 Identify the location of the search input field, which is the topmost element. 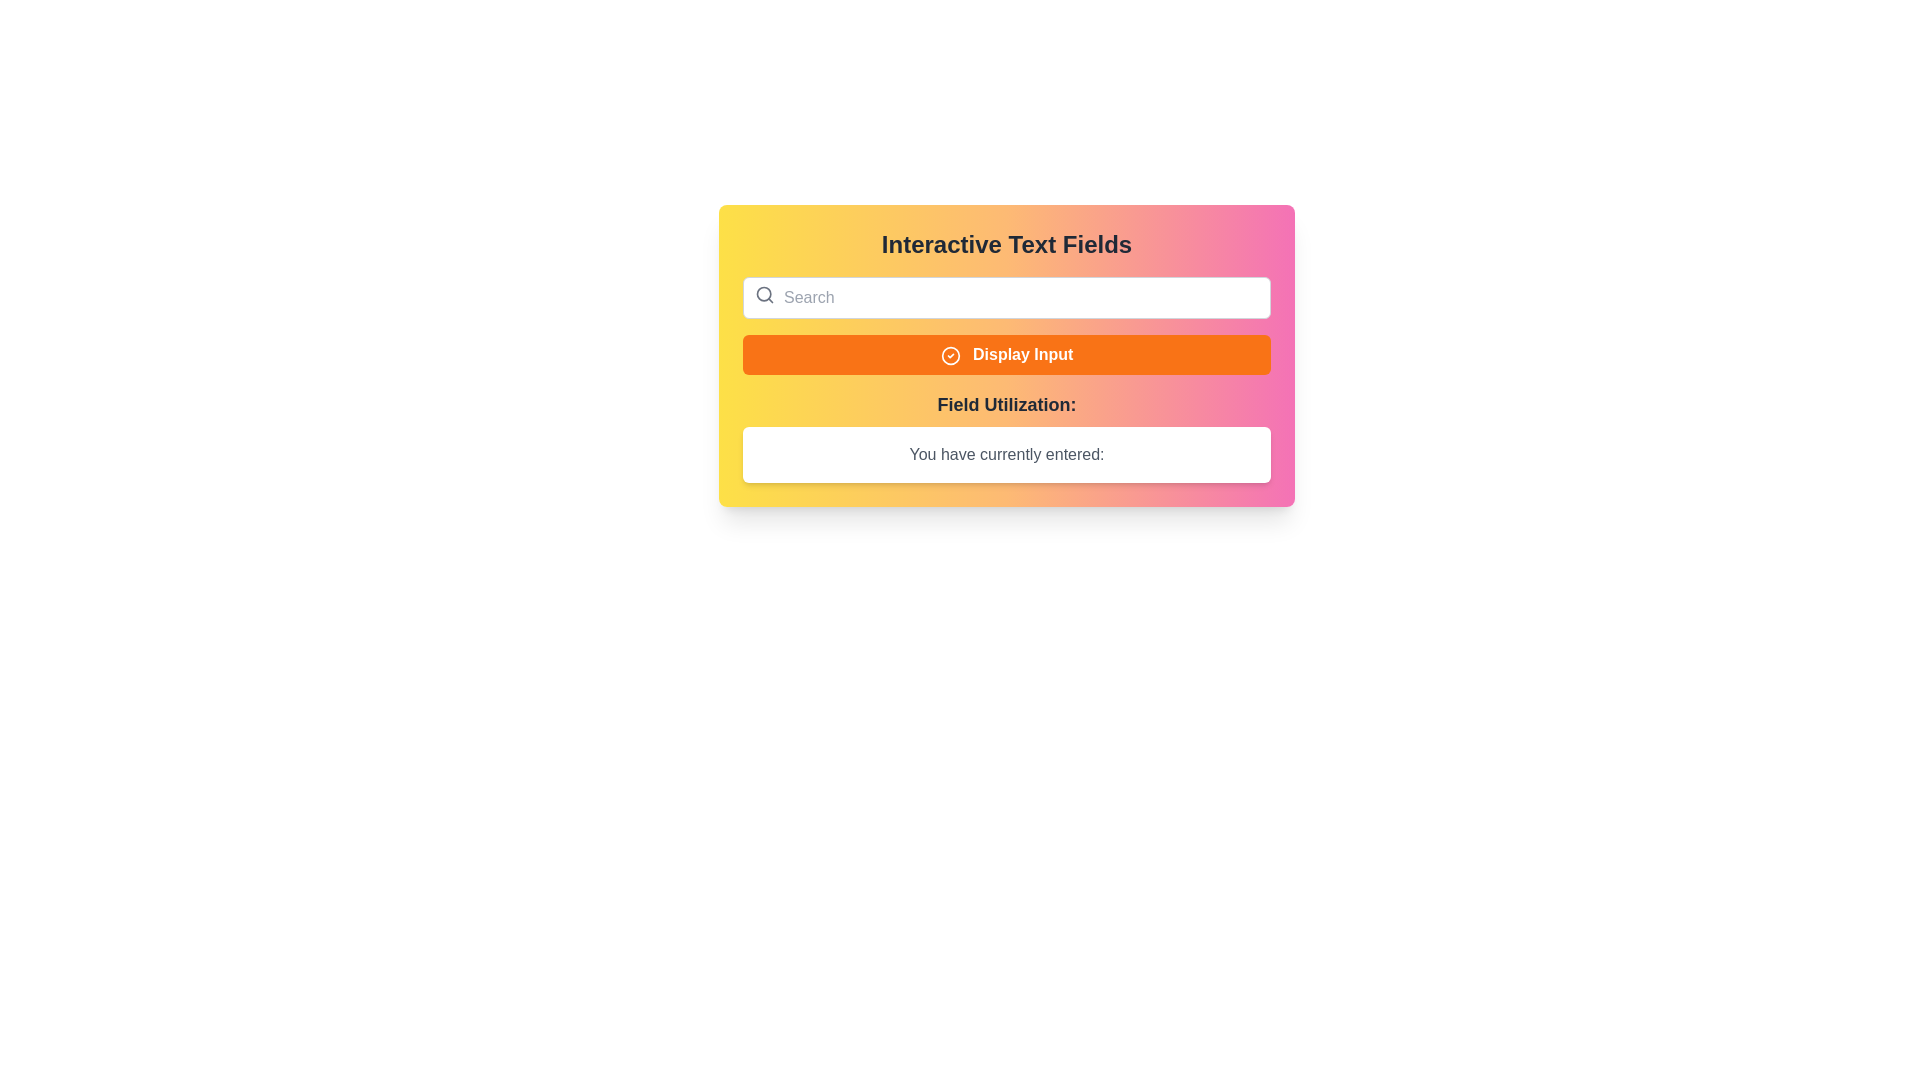
(1007, 297).